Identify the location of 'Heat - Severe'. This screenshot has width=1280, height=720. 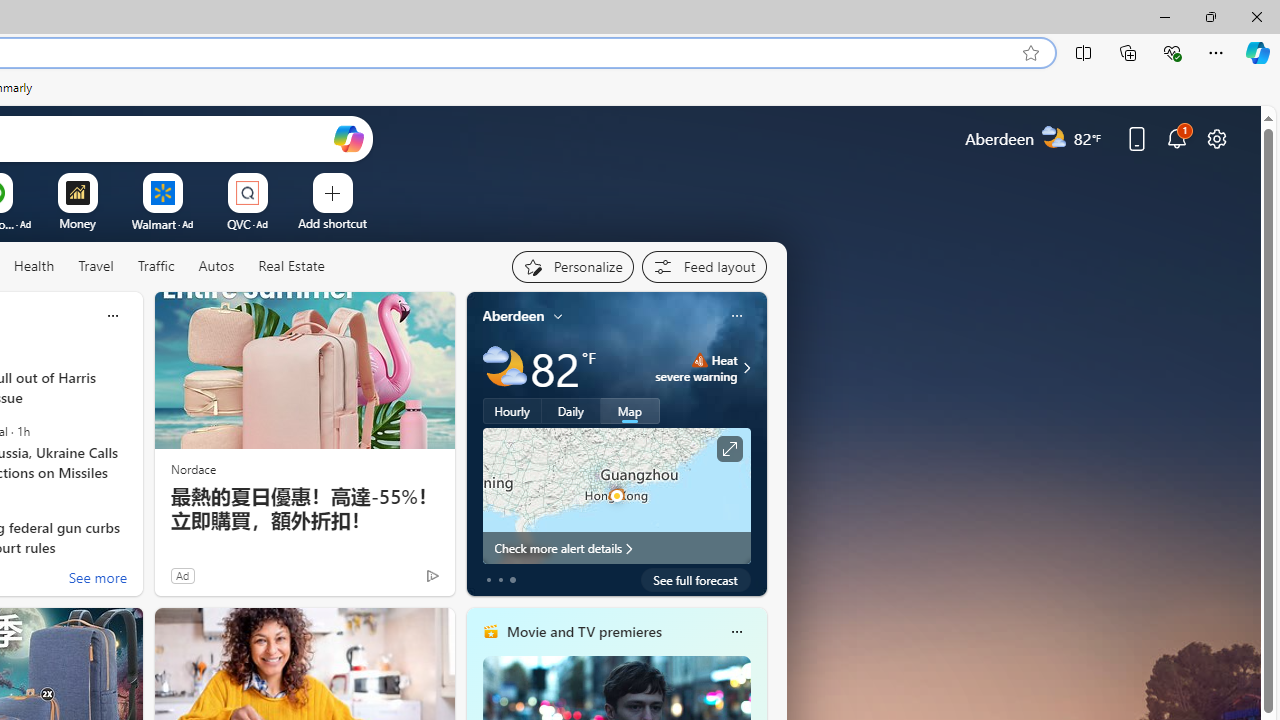
(699, 360).